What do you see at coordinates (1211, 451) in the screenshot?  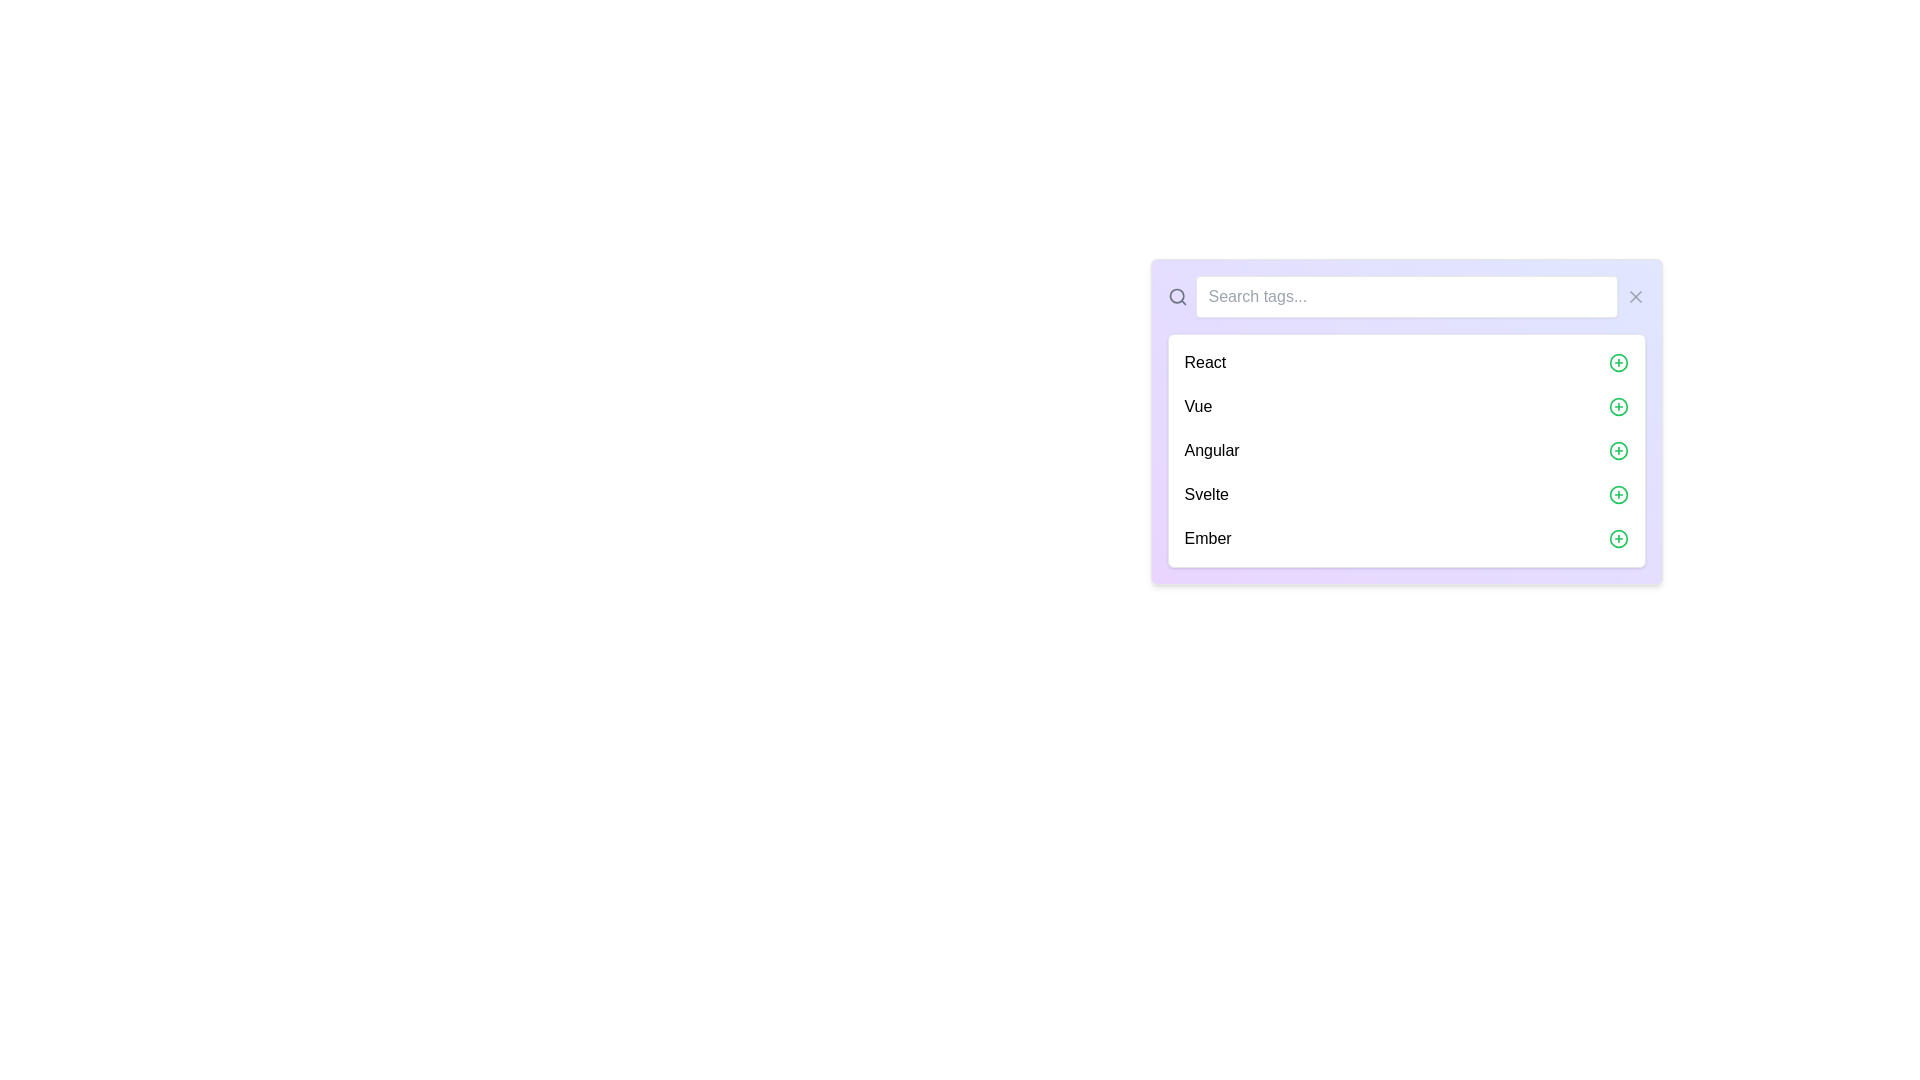 I see `the third selectable label in the vertically-stacked list of tags, which is likely used for filtering or selection` at bounding box center [1211, 451].